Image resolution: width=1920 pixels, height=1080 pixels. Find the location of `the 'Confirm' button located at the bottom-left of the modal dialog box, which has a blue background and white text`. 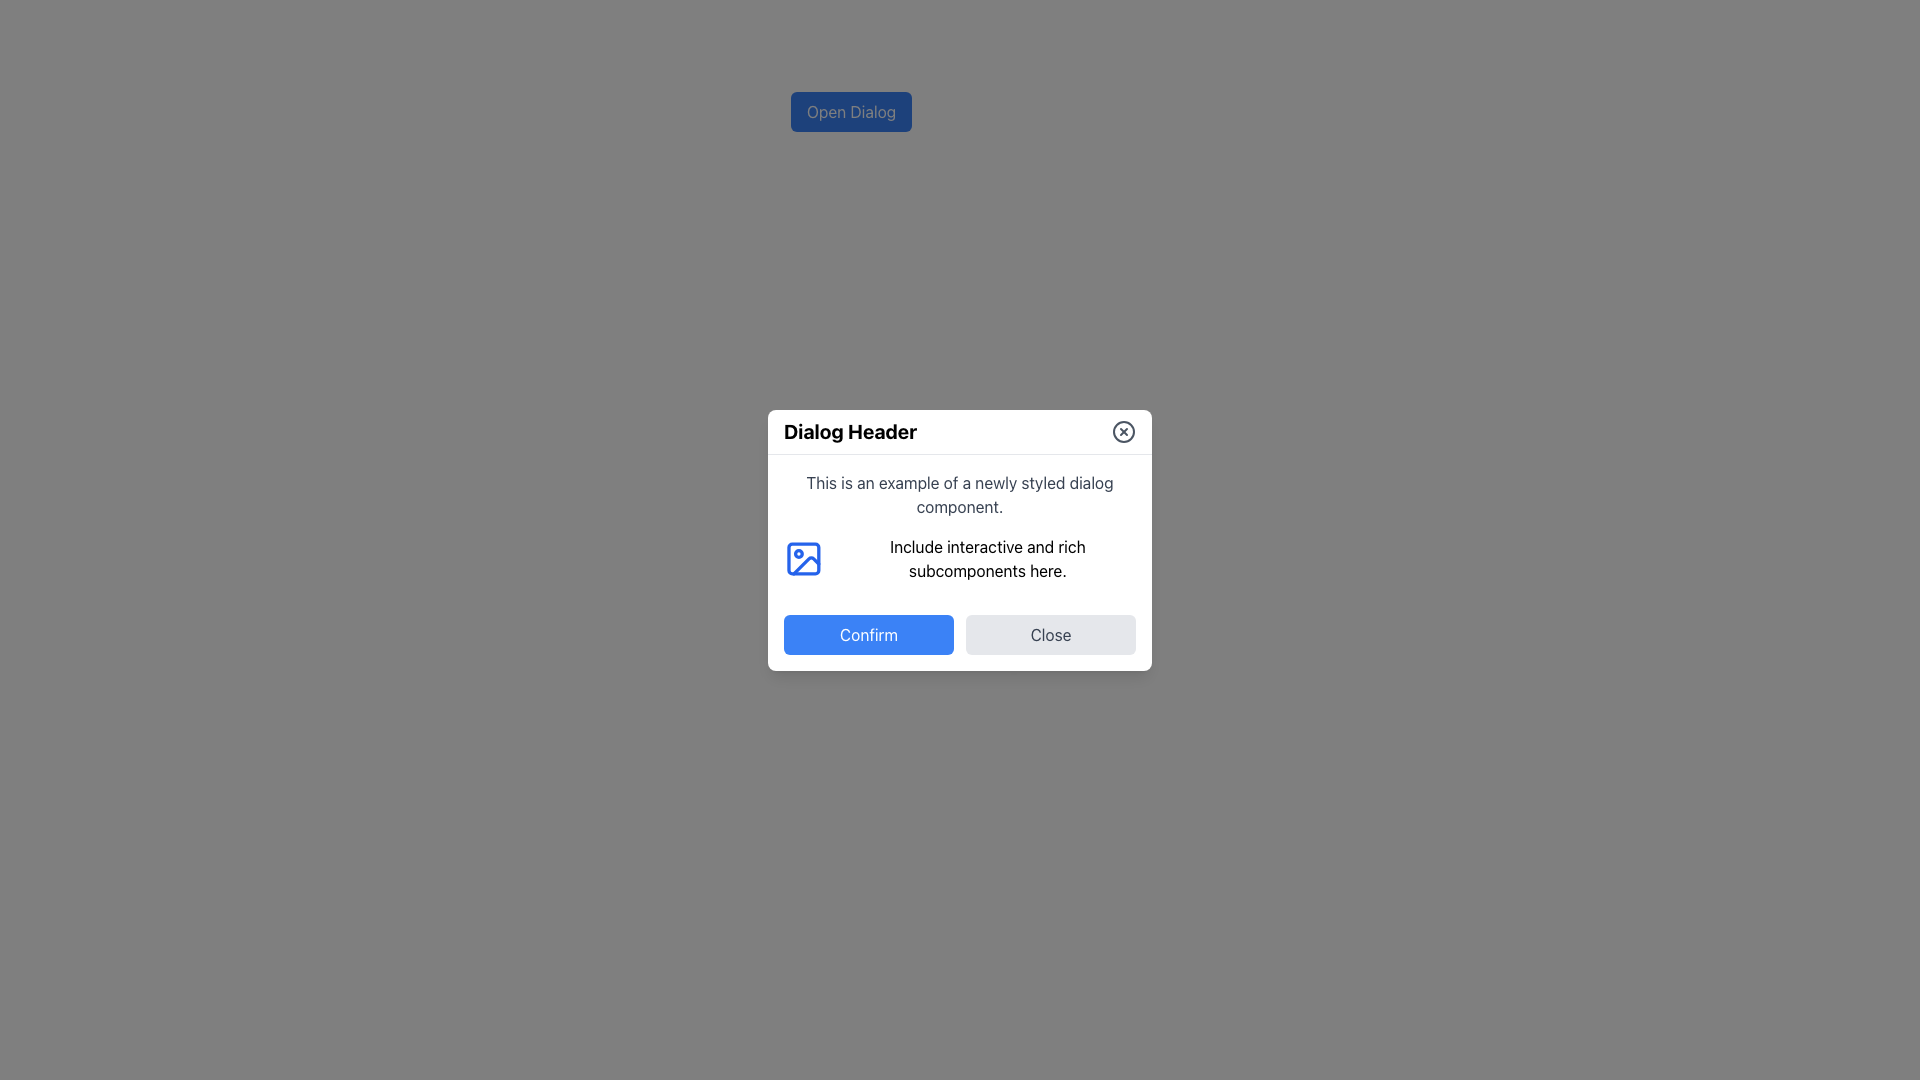

the 'Confirm' button located at the bottom-left of the modal dialog box, which has a blue background and white text is located at coordinates (868, 633).